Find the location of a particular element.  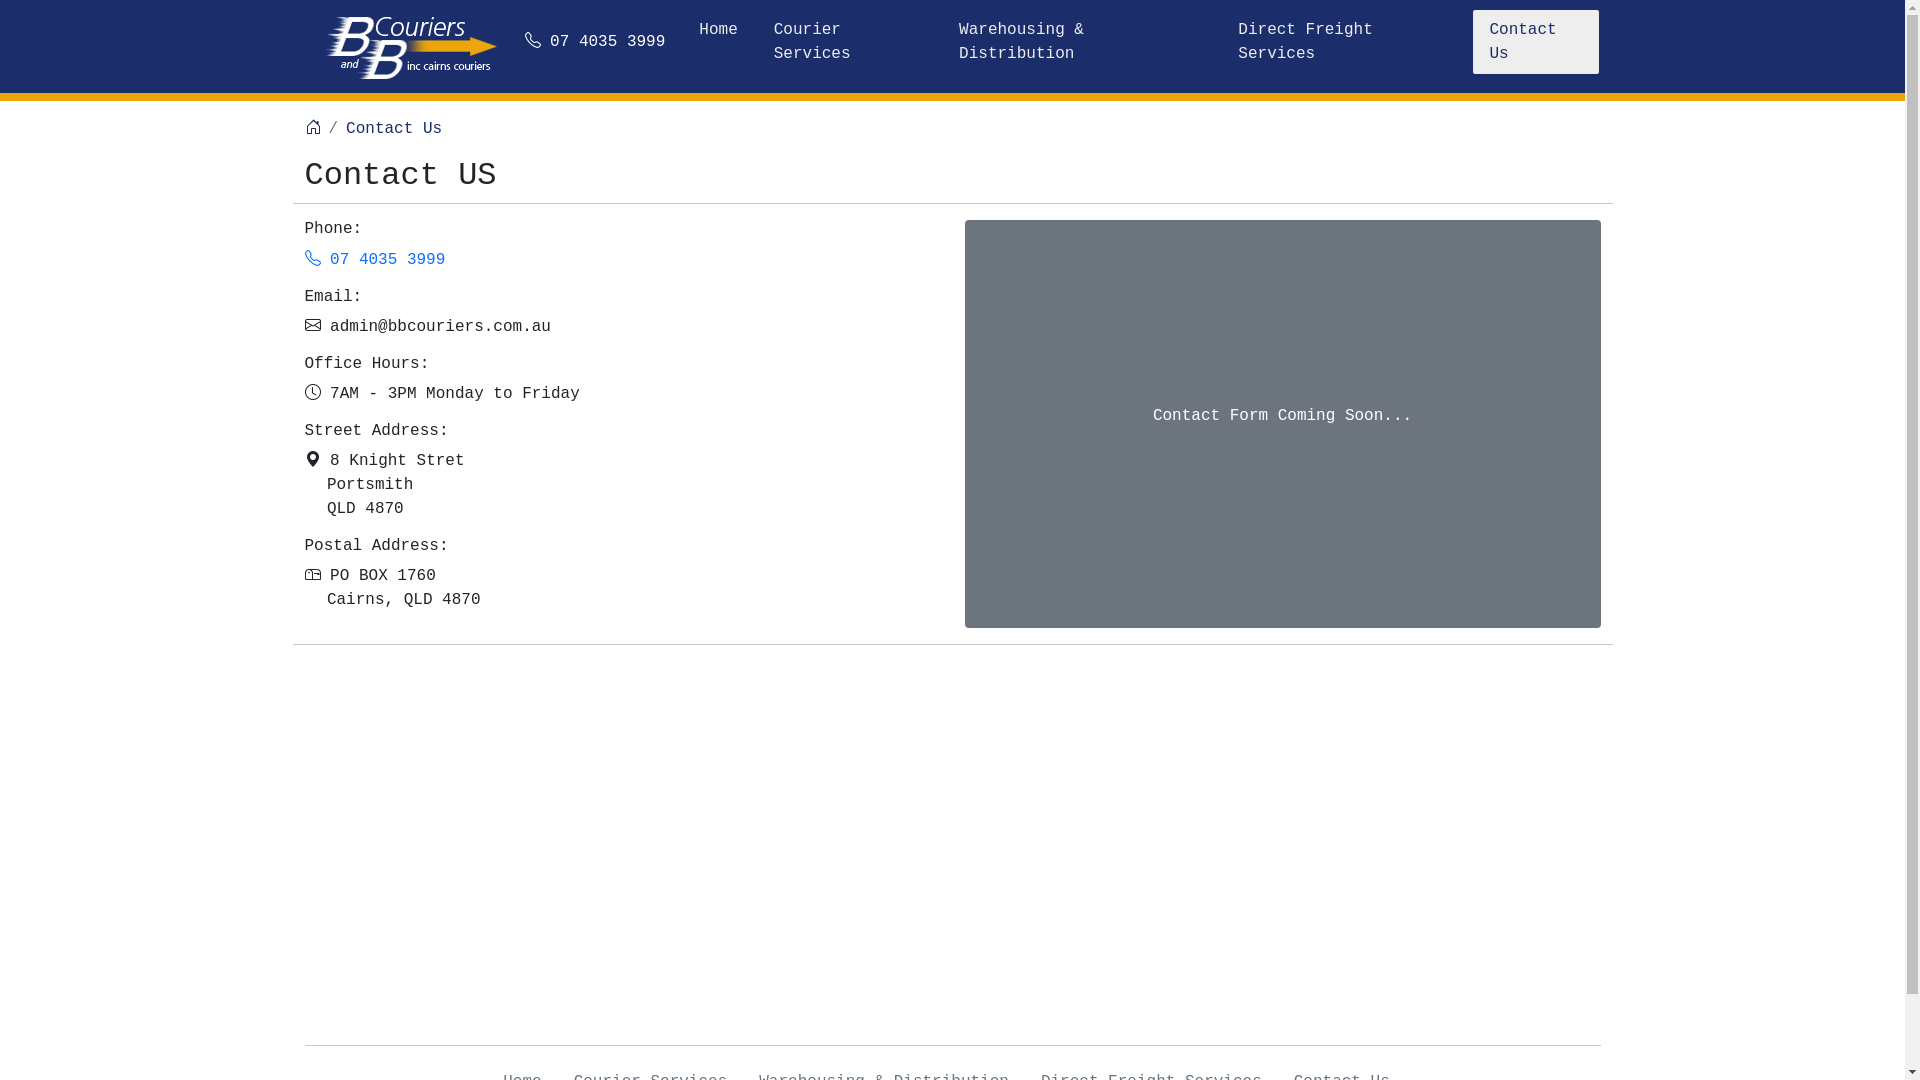

'Direct Freight Services' is located at coordinates (1345, 42).